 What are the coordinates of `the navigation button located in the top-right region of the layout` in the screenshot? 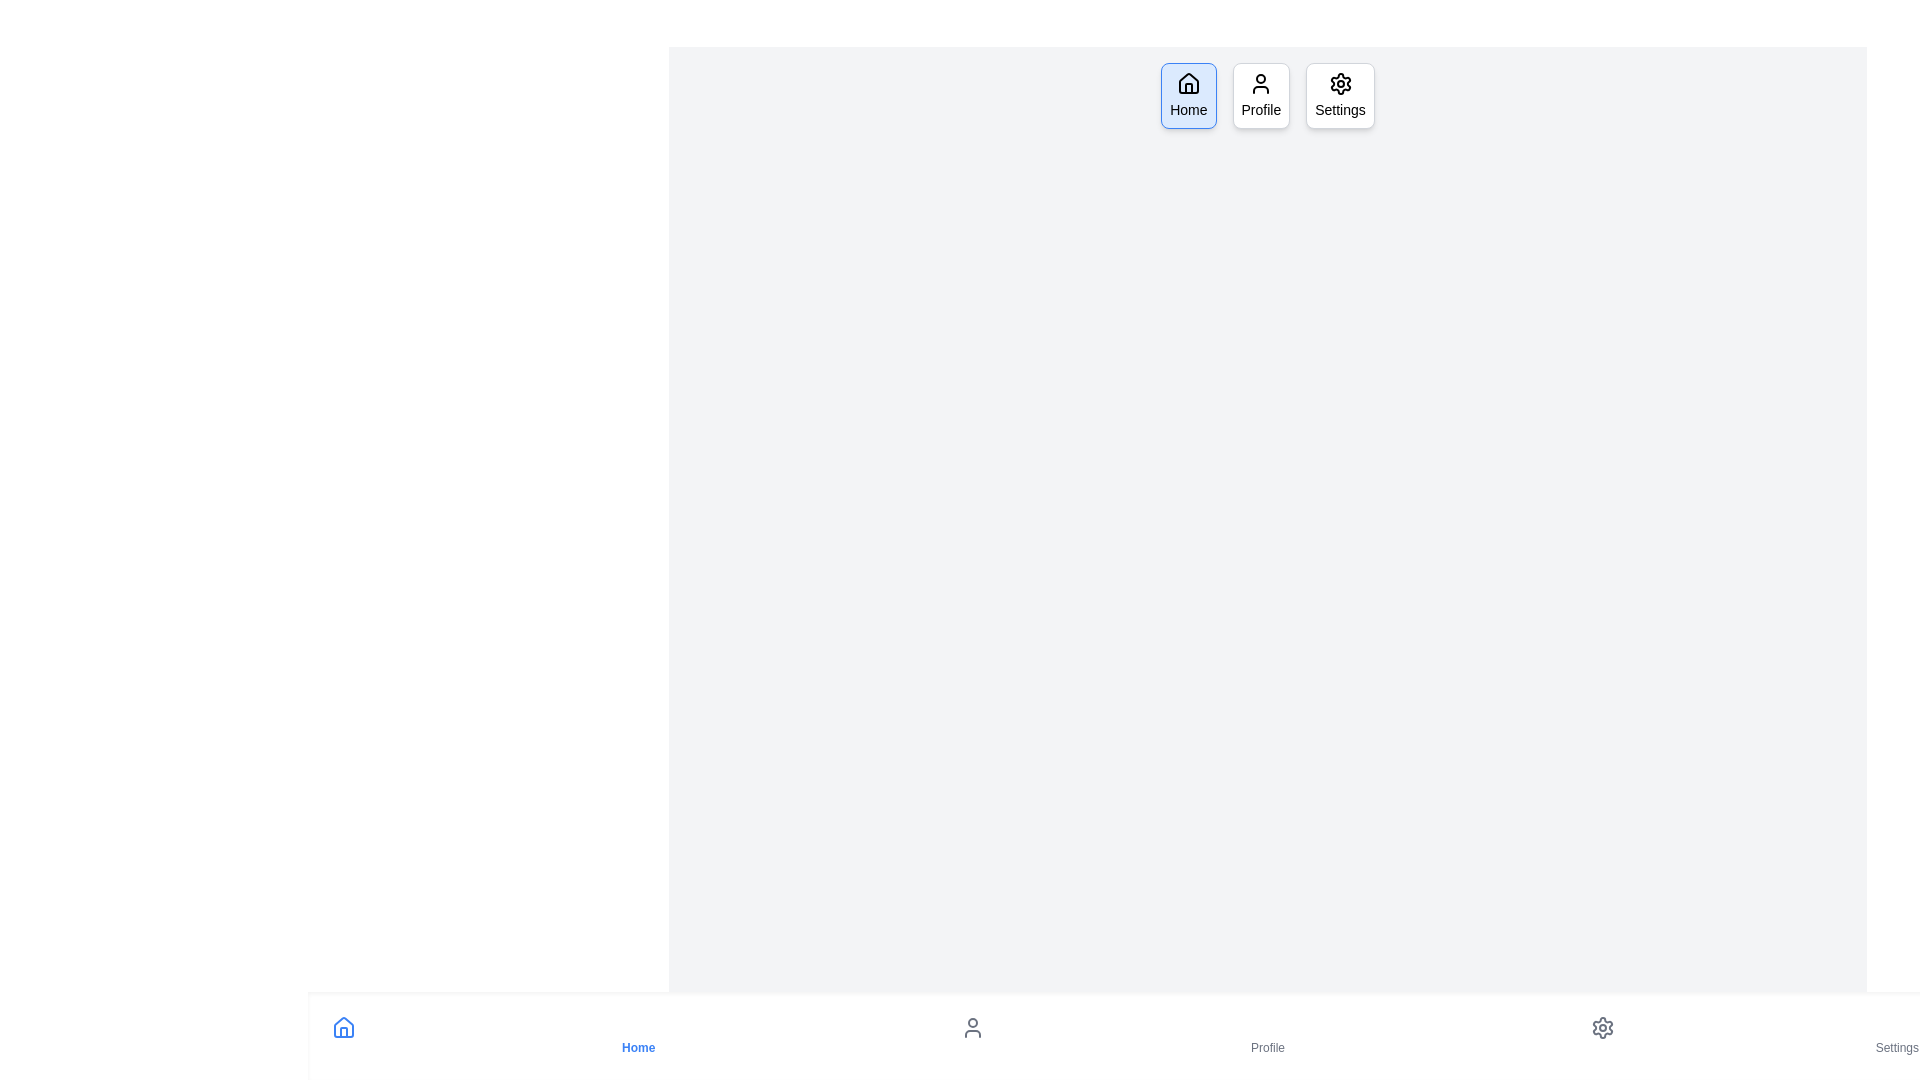 It's located at (1340, 96).